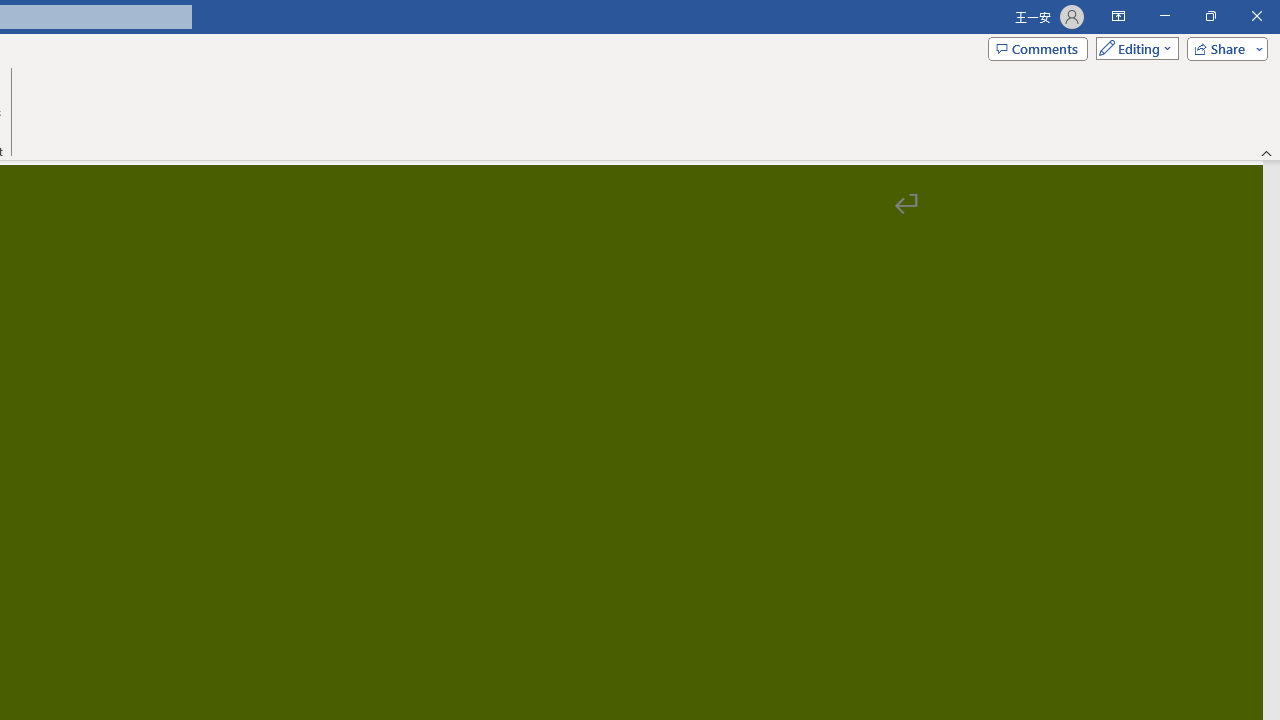 The width and height of the screenshot is (1280, 720). Describe the element at coordinates (1133, 47) in the screenshot. I see `'Mode'` at that location.